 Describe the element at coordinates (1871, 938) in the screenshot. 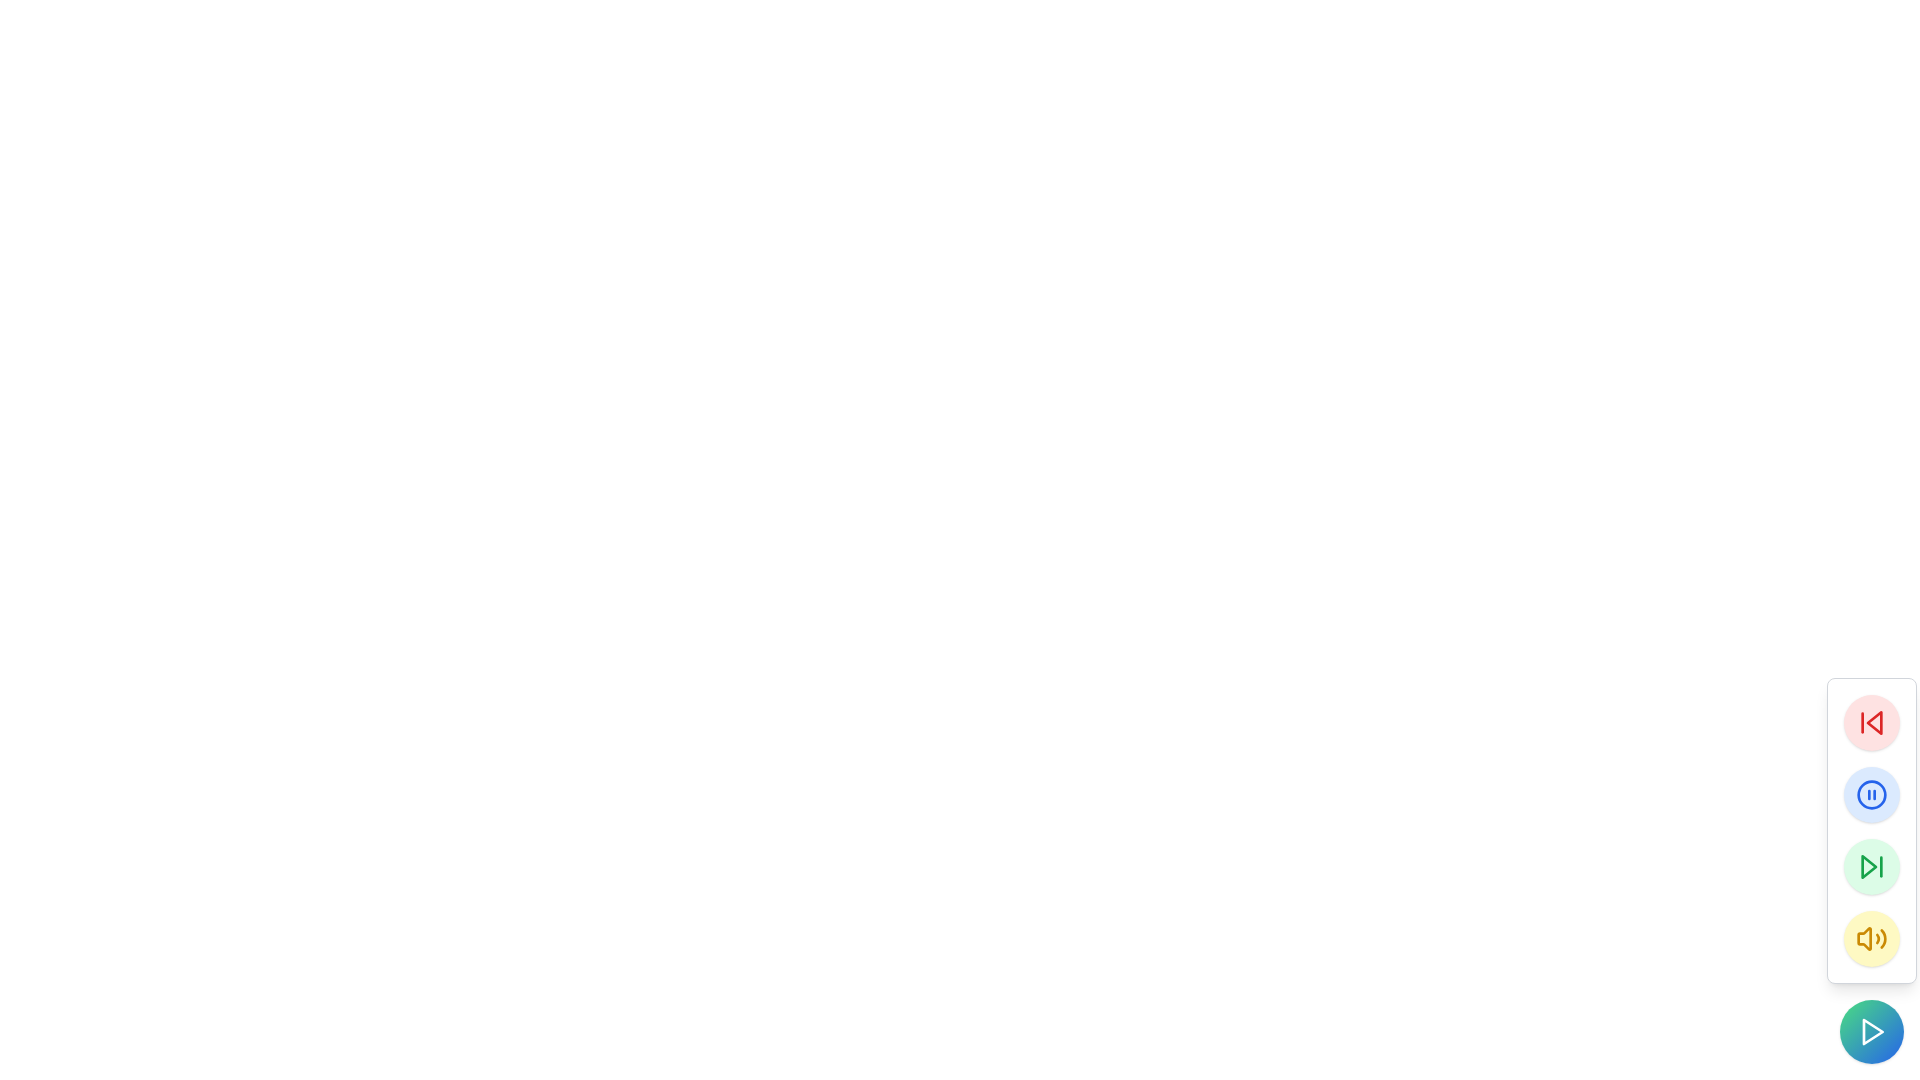

I see `the speaker icon SVG within the fourth circular button of the vertical control panel` at that location.